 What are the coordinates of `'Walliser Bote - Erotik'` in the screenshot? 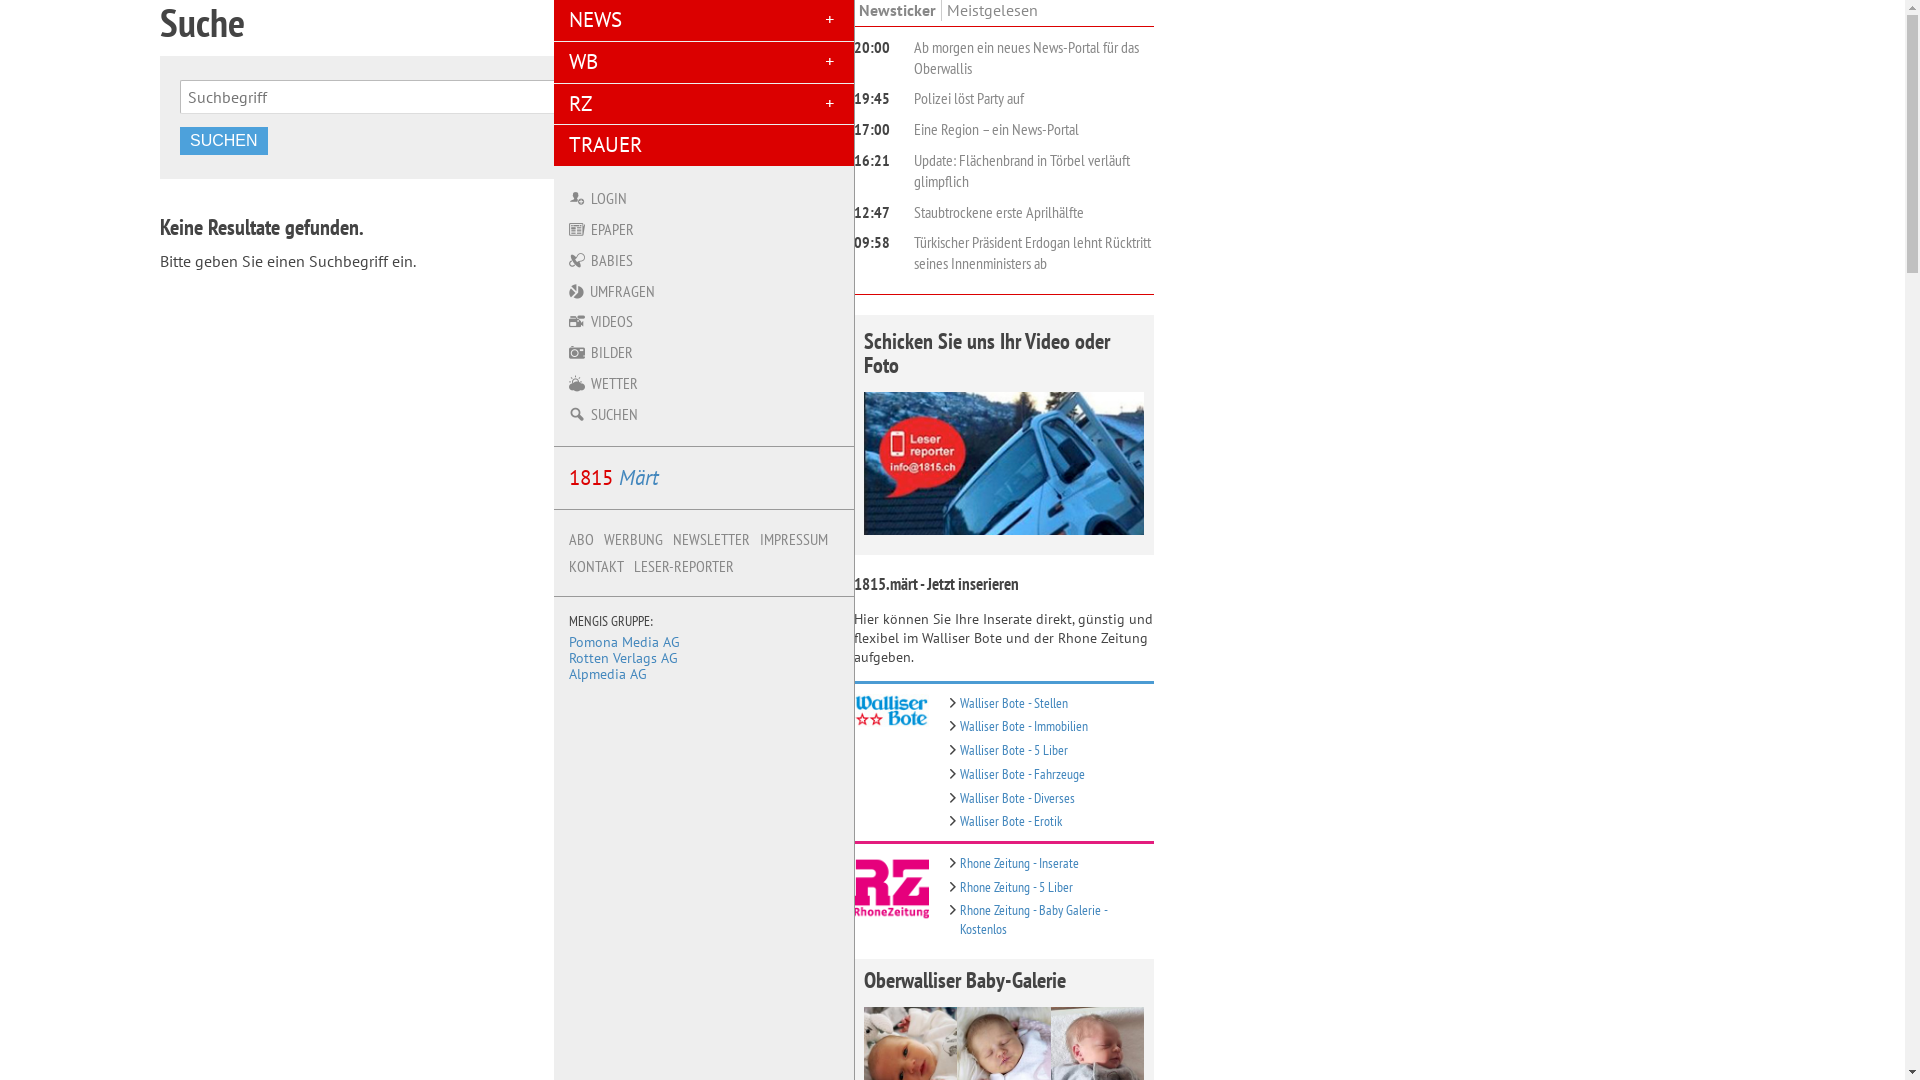 It's located at (1011, 820).